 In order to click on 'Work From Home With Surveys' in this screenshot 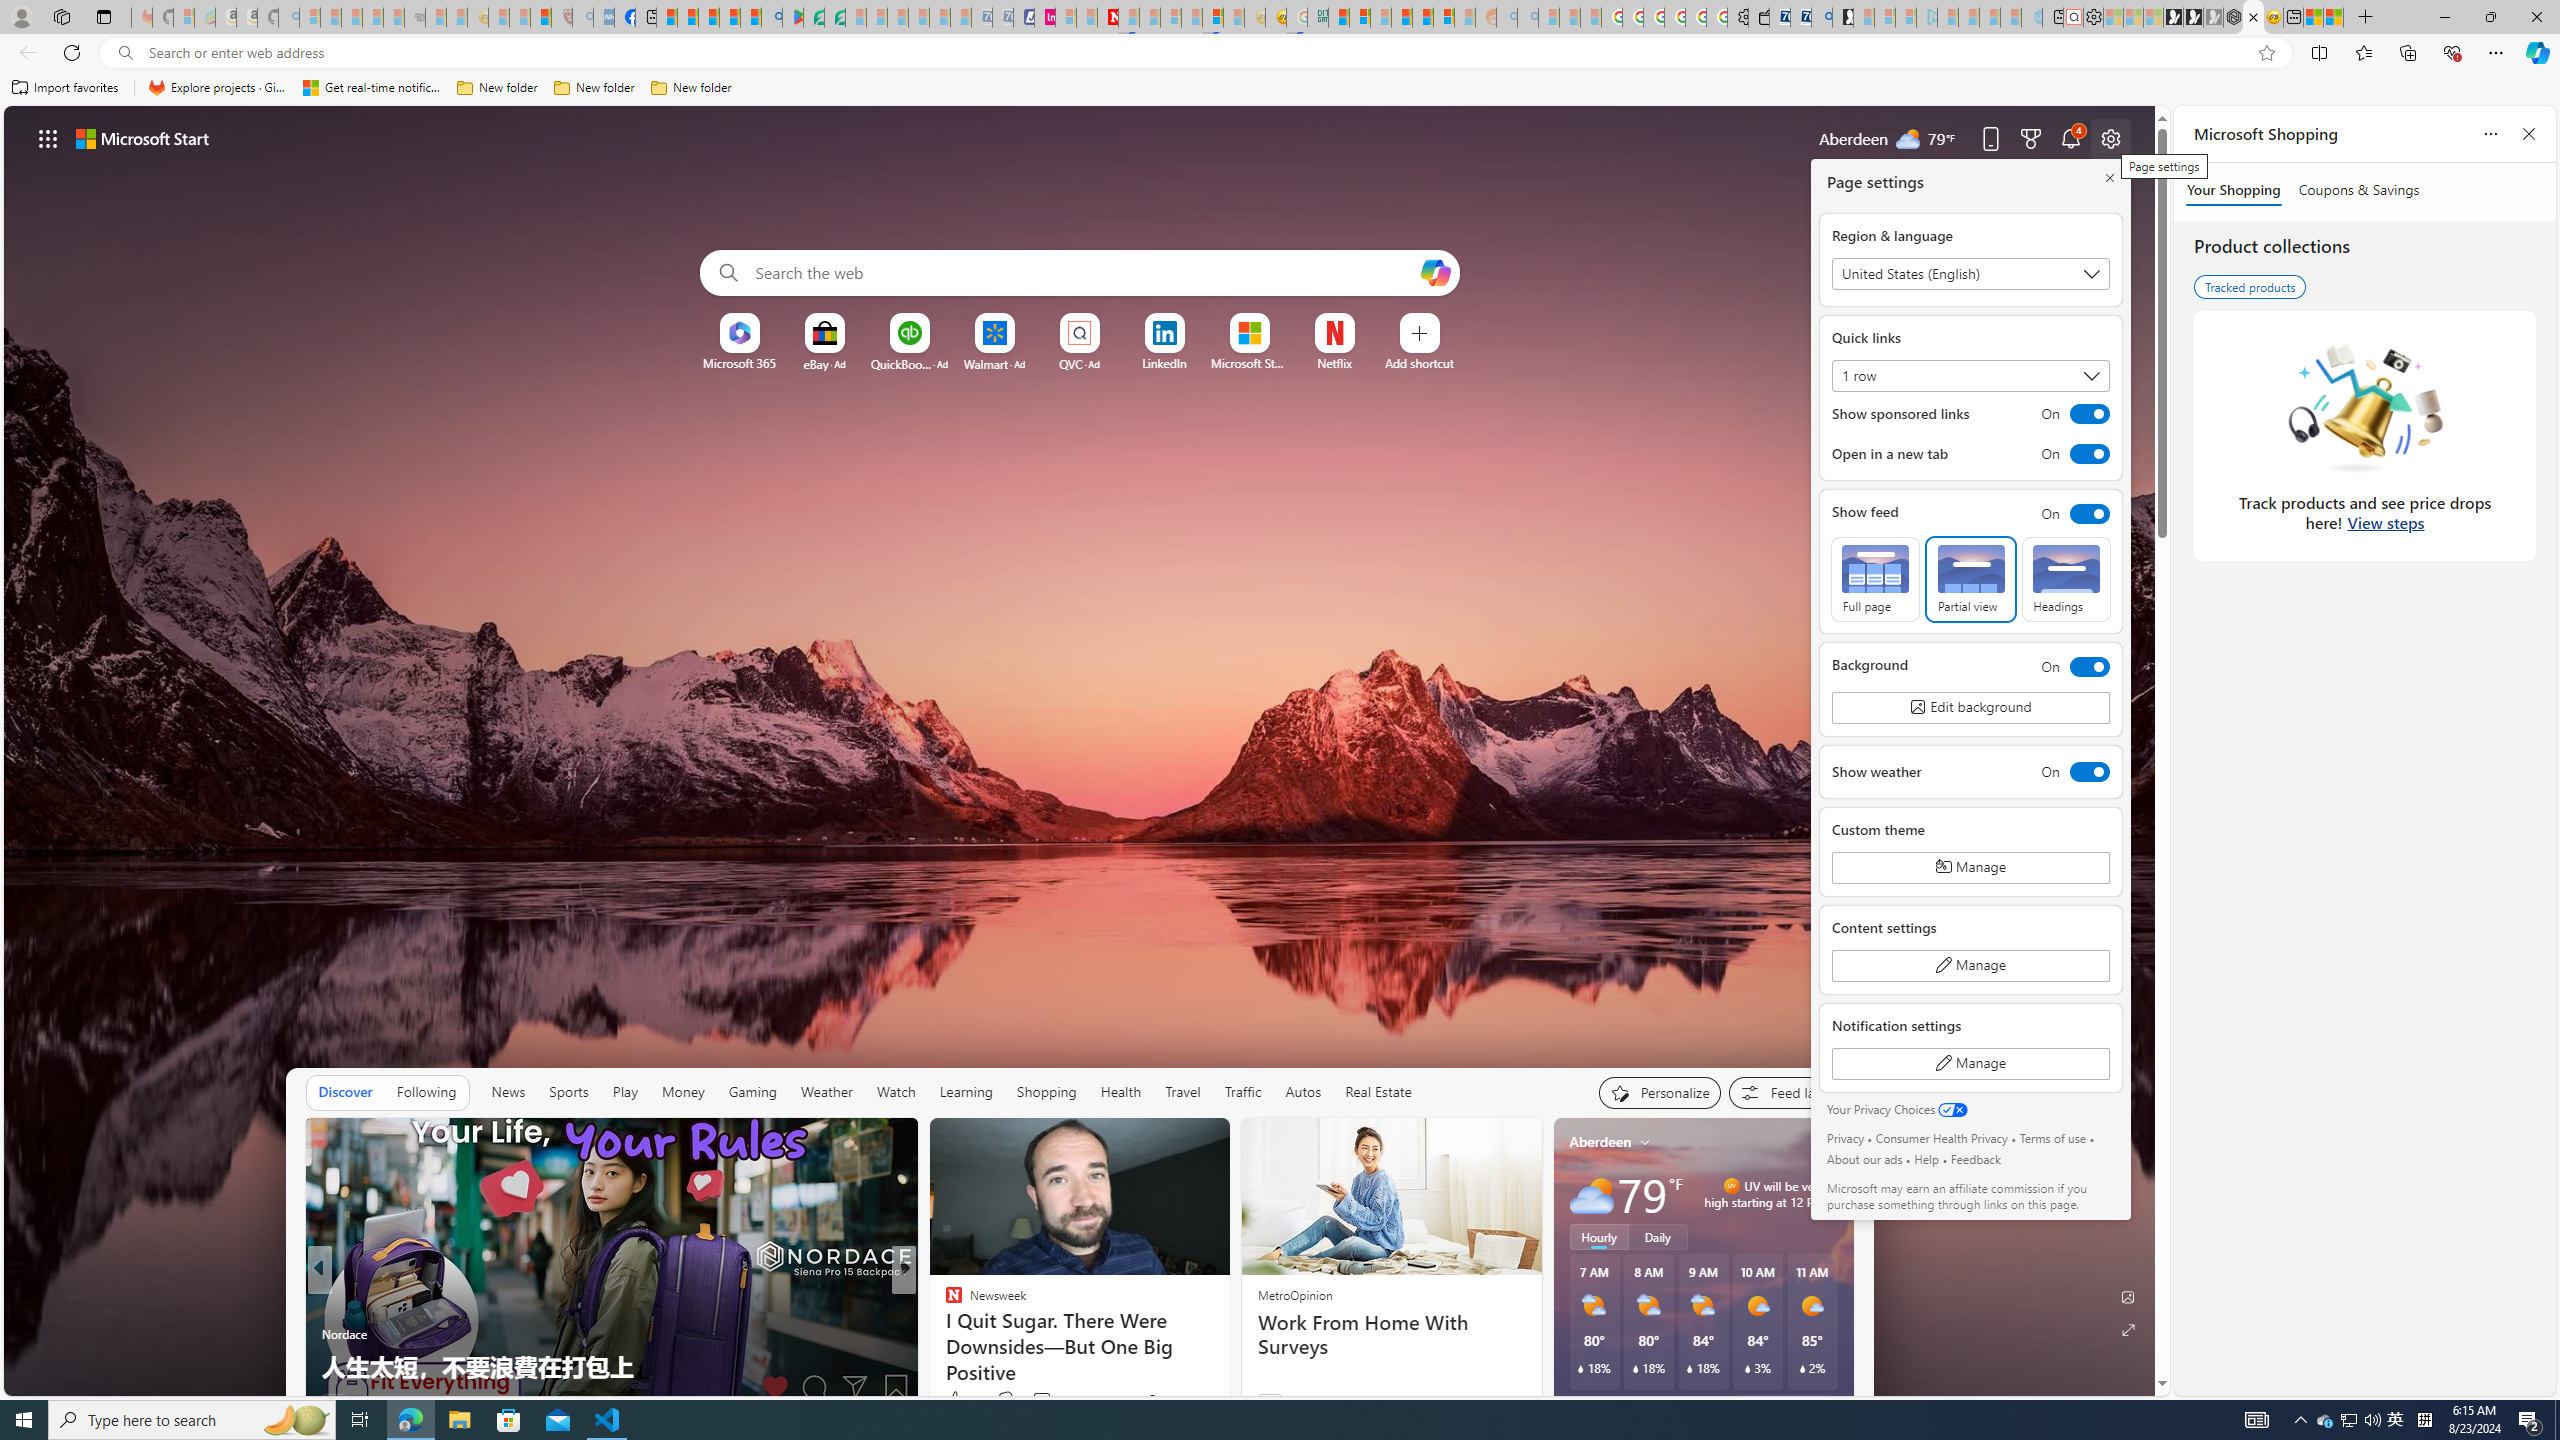, I will do `click(1390, 1333)`.